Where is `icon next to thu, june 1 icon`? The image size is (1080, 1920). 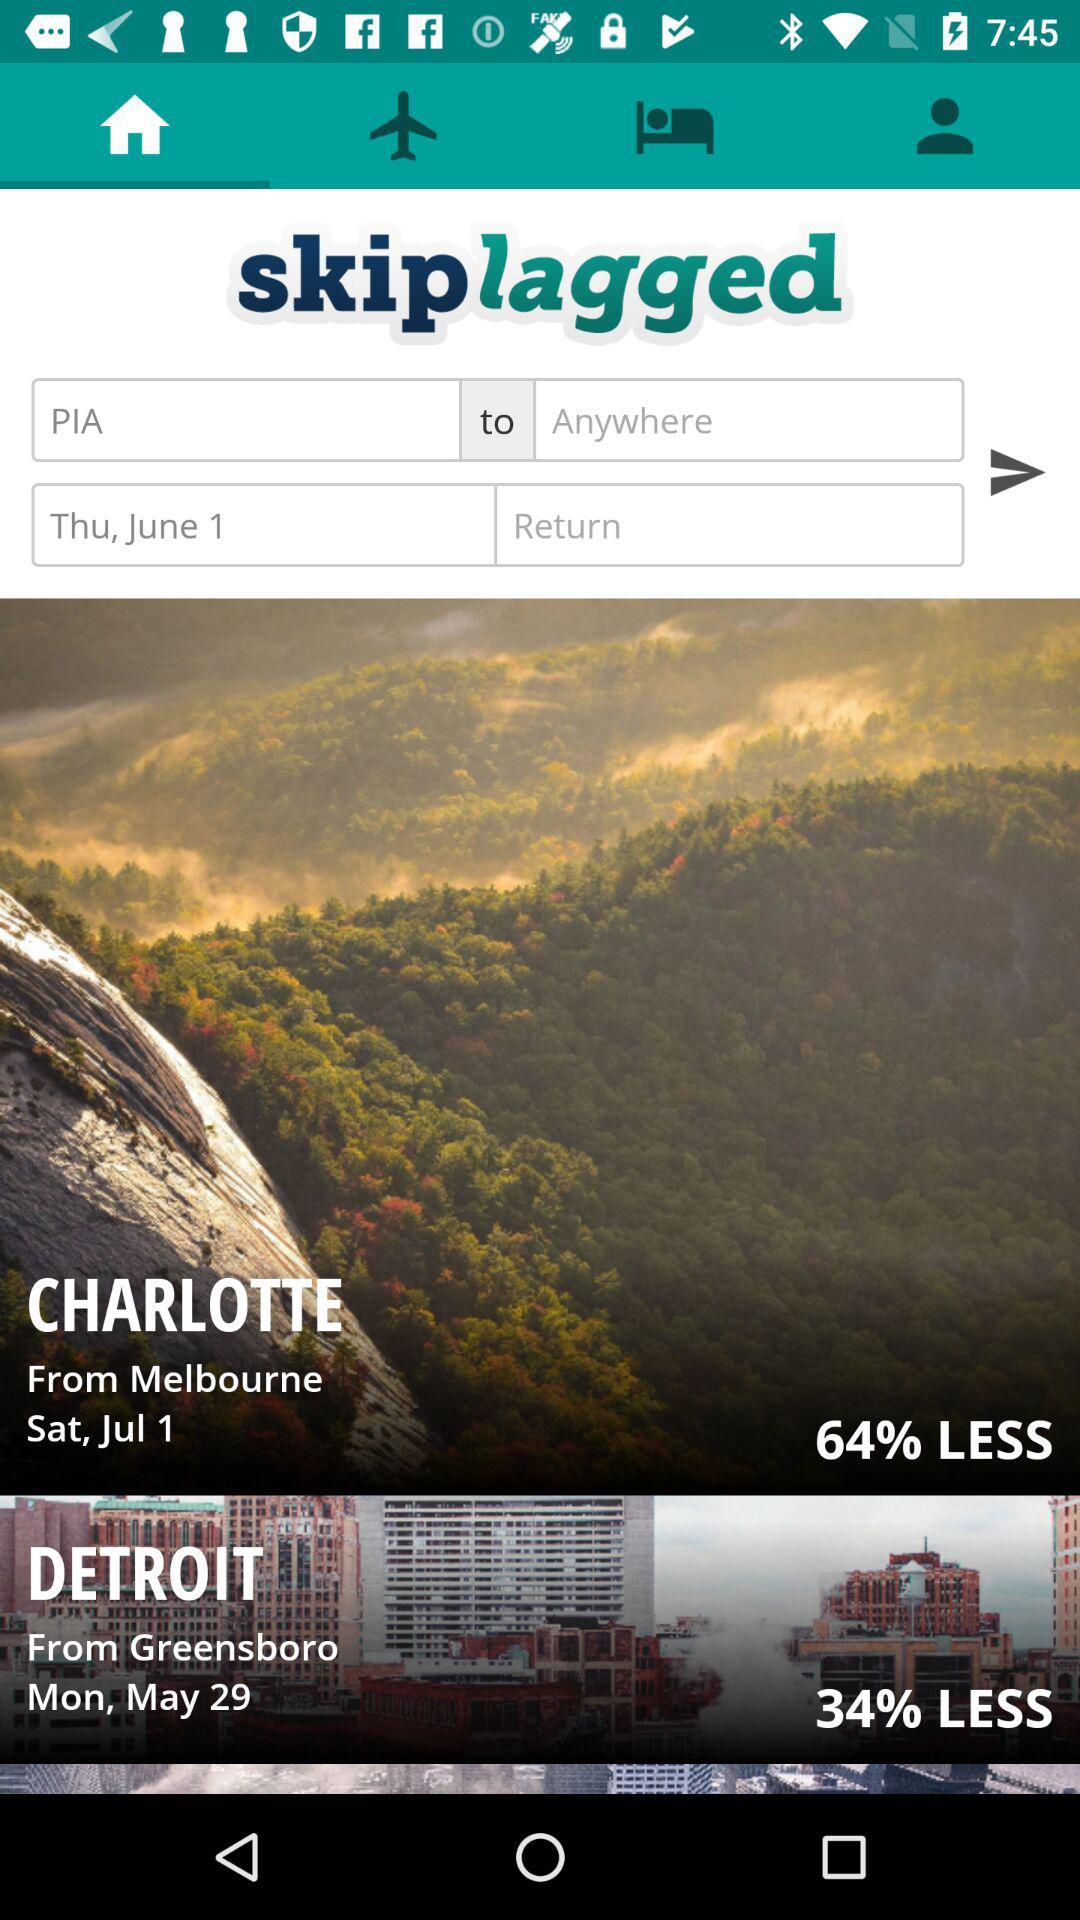
icon next to thu, june 1 icon is located at coordinates (729, 524).